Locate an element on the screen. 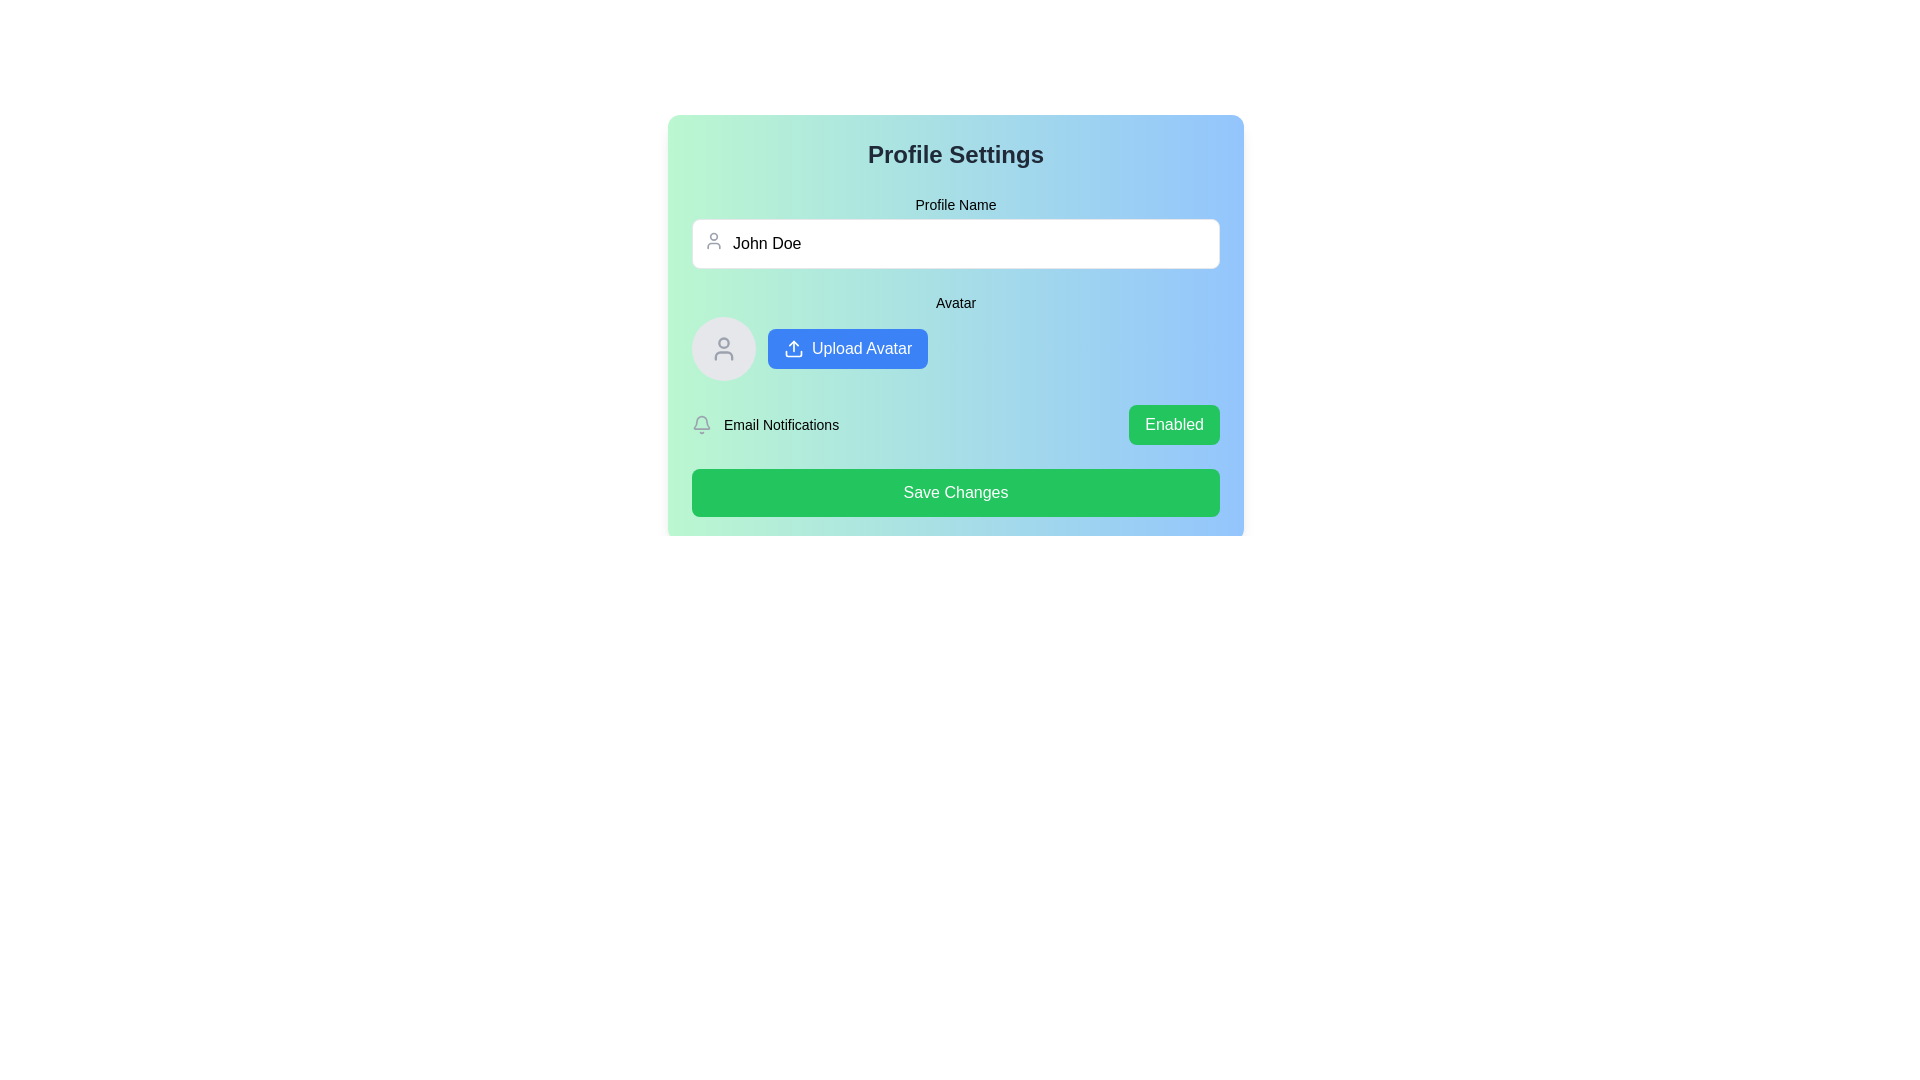  the decorative upload icon located inside the 'Upload Avatar' button, which is positioned centrally within the 'Avatar' section of the interface is located at coordinates (792, 347).